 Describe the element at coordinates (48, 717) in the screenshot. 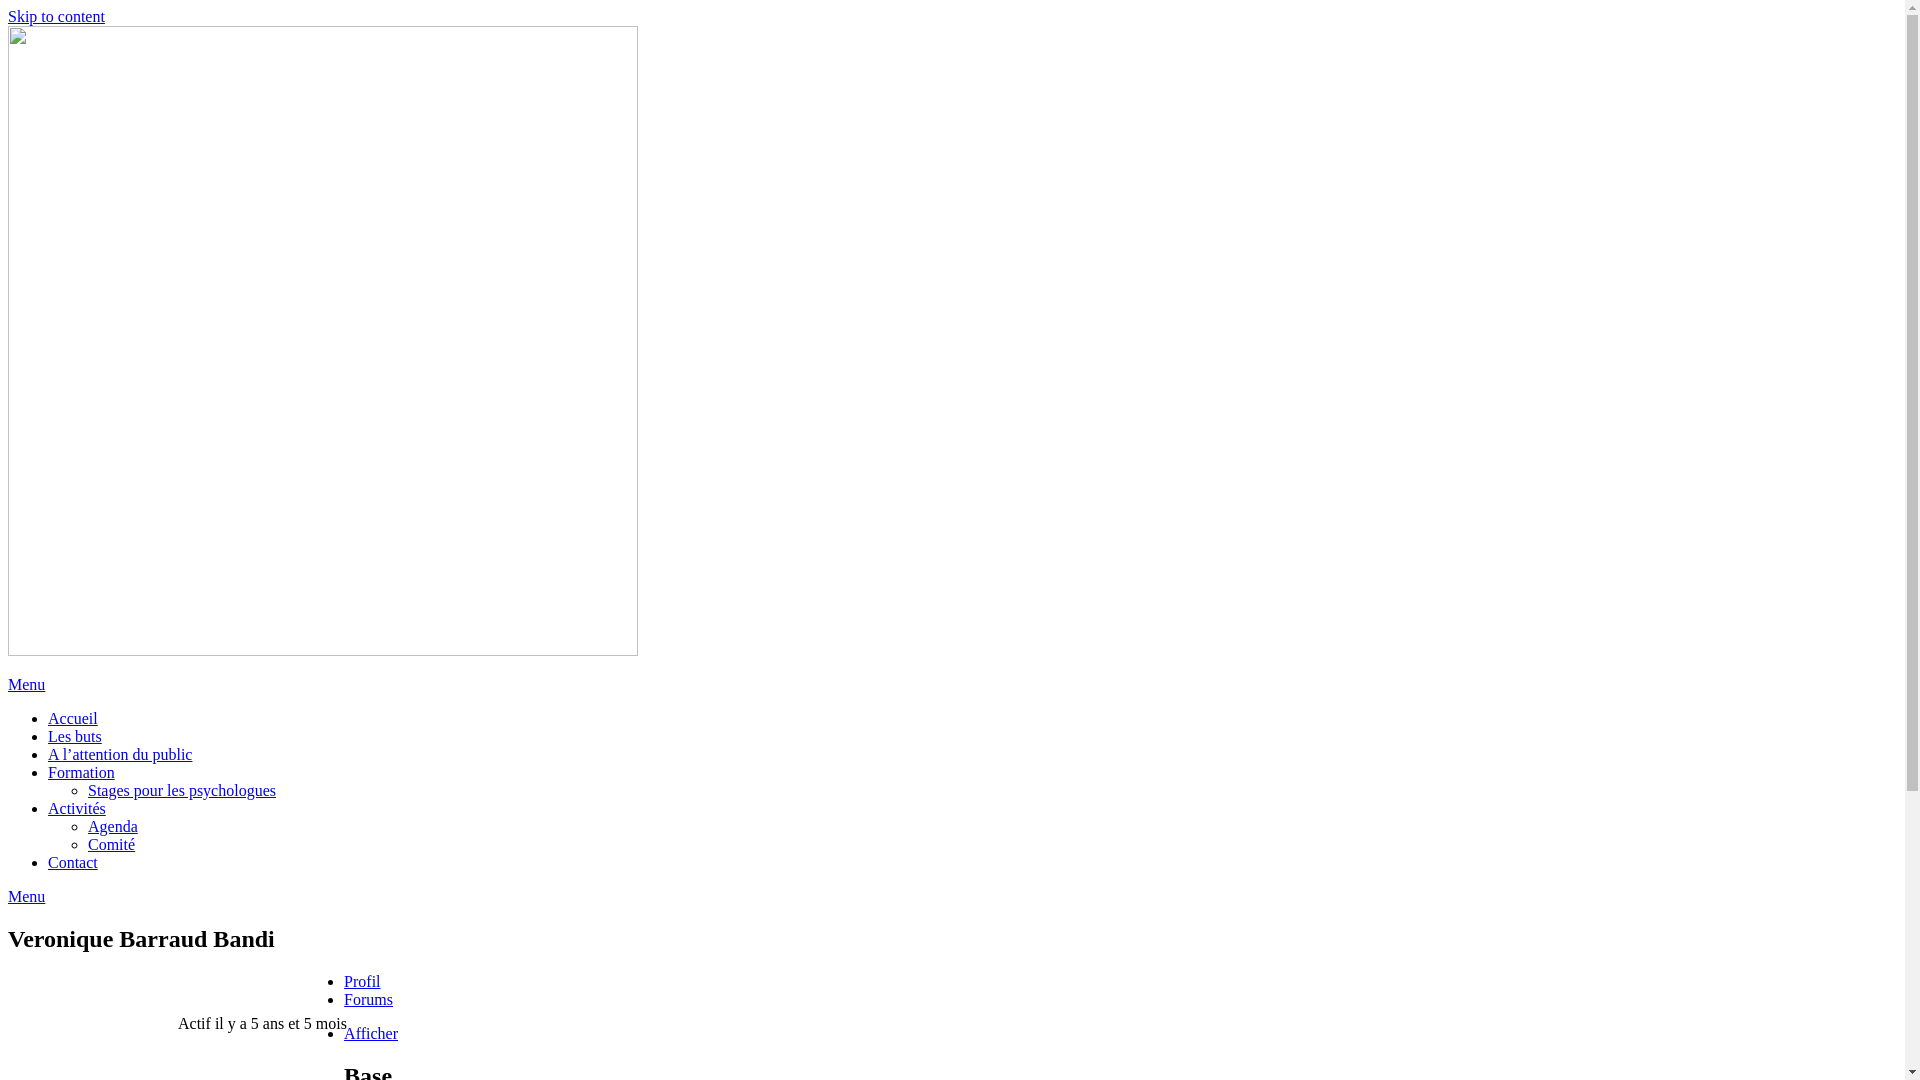

I see `'Accueil'` at that location.